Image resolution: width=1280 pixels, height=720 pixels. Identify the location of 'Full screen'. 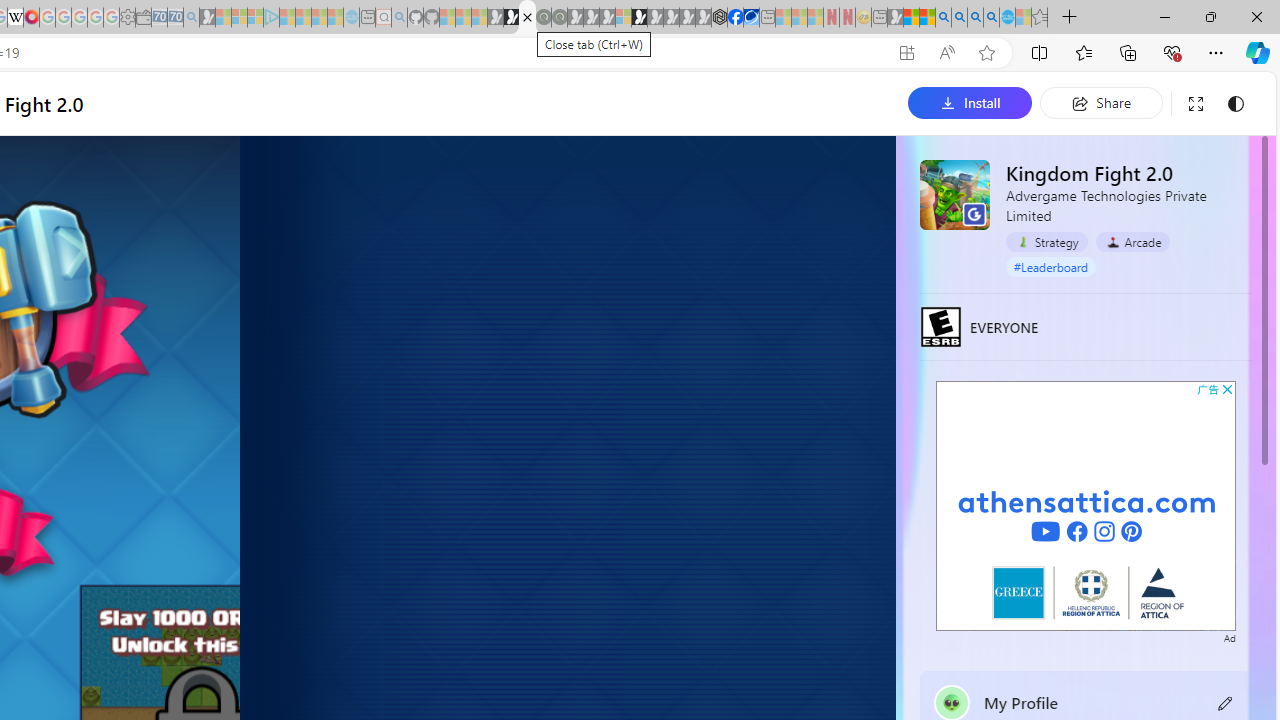
(1195, 103).